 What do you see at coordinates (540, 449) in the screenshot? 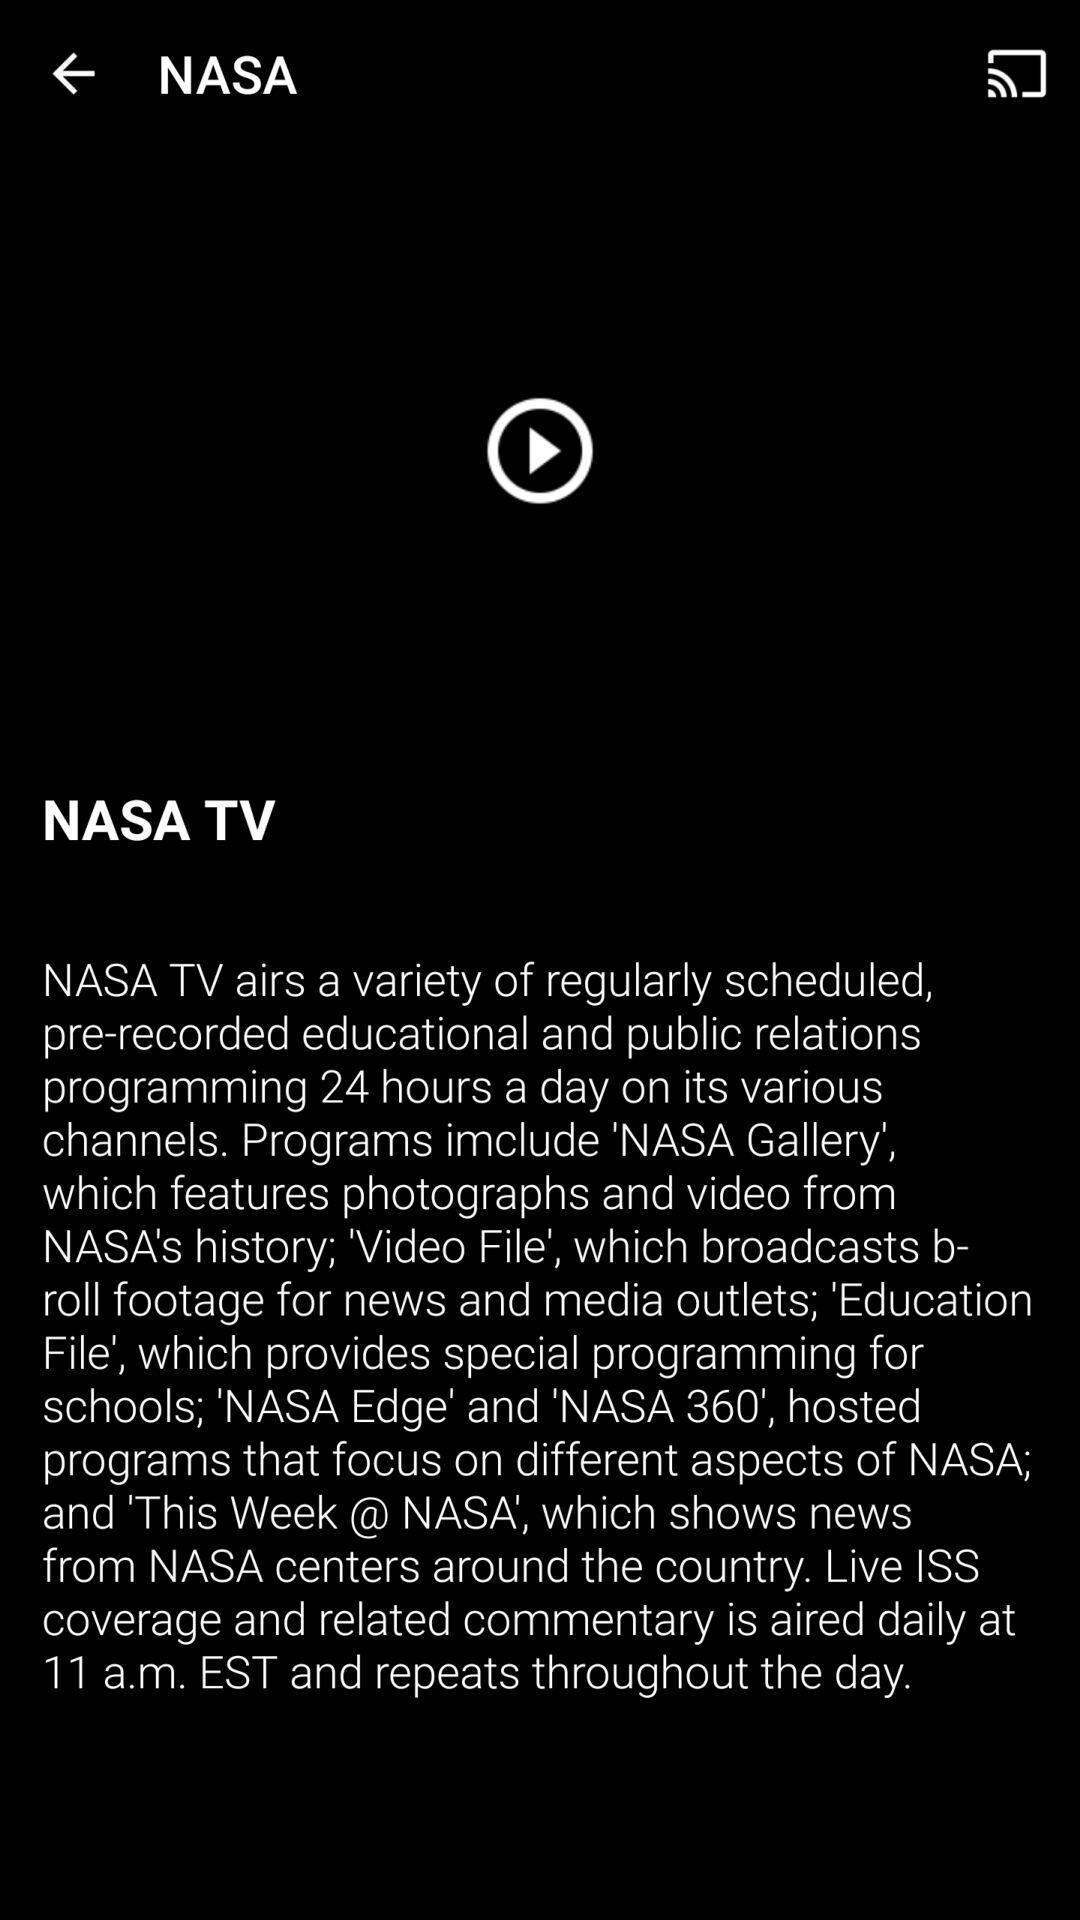
I see `the play icon` at bounding box center [540, 449].